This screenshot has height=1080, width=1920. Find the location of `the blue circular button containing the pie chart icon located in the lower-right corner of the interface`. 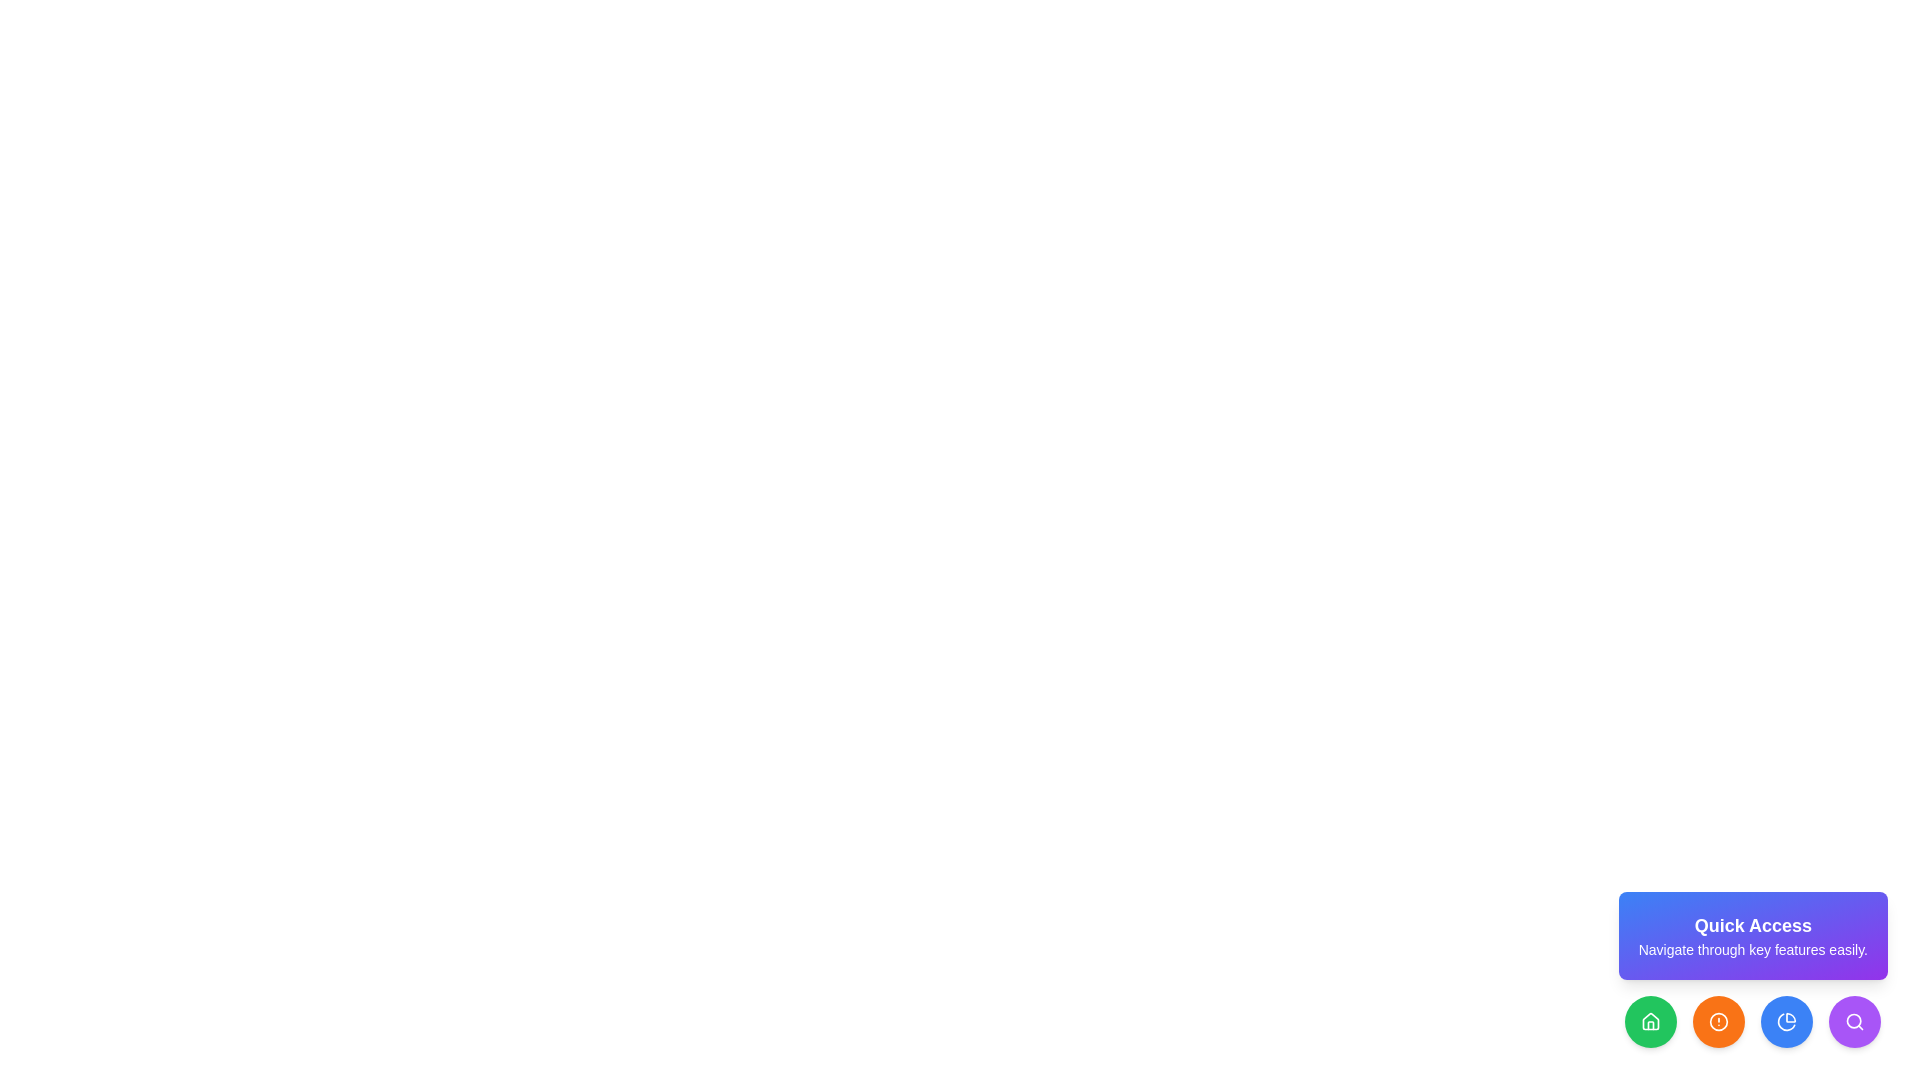

the blue circular button containing the pie chart icon located in the lower-right corner of the interface is located at coordinates (1787, 1022).